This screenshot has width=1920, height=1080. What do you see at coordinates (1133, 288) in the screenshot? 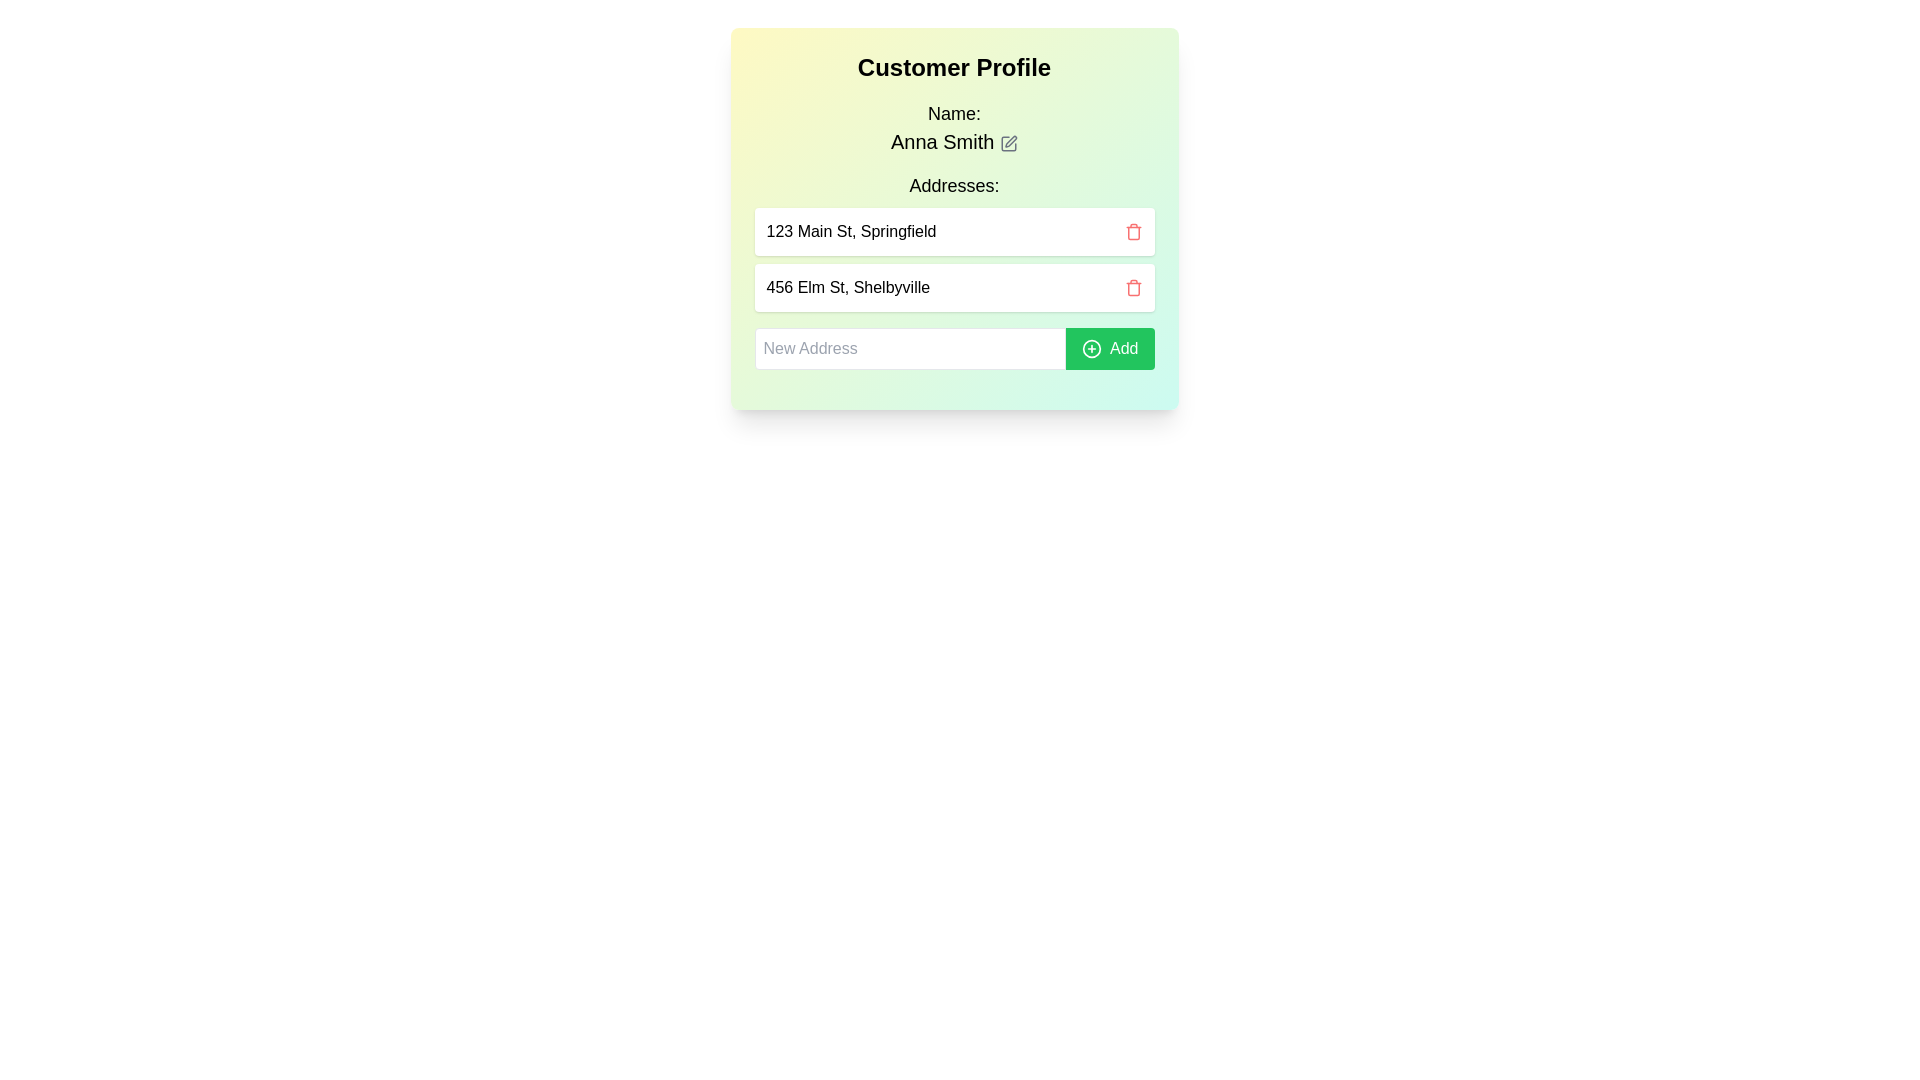
I see `the delete button icon located to the right of the address '456 Elm St, Shelbyville' in the 'Customer Profile' section to possibly see a tooltip` at bounding box center [1133, 288].